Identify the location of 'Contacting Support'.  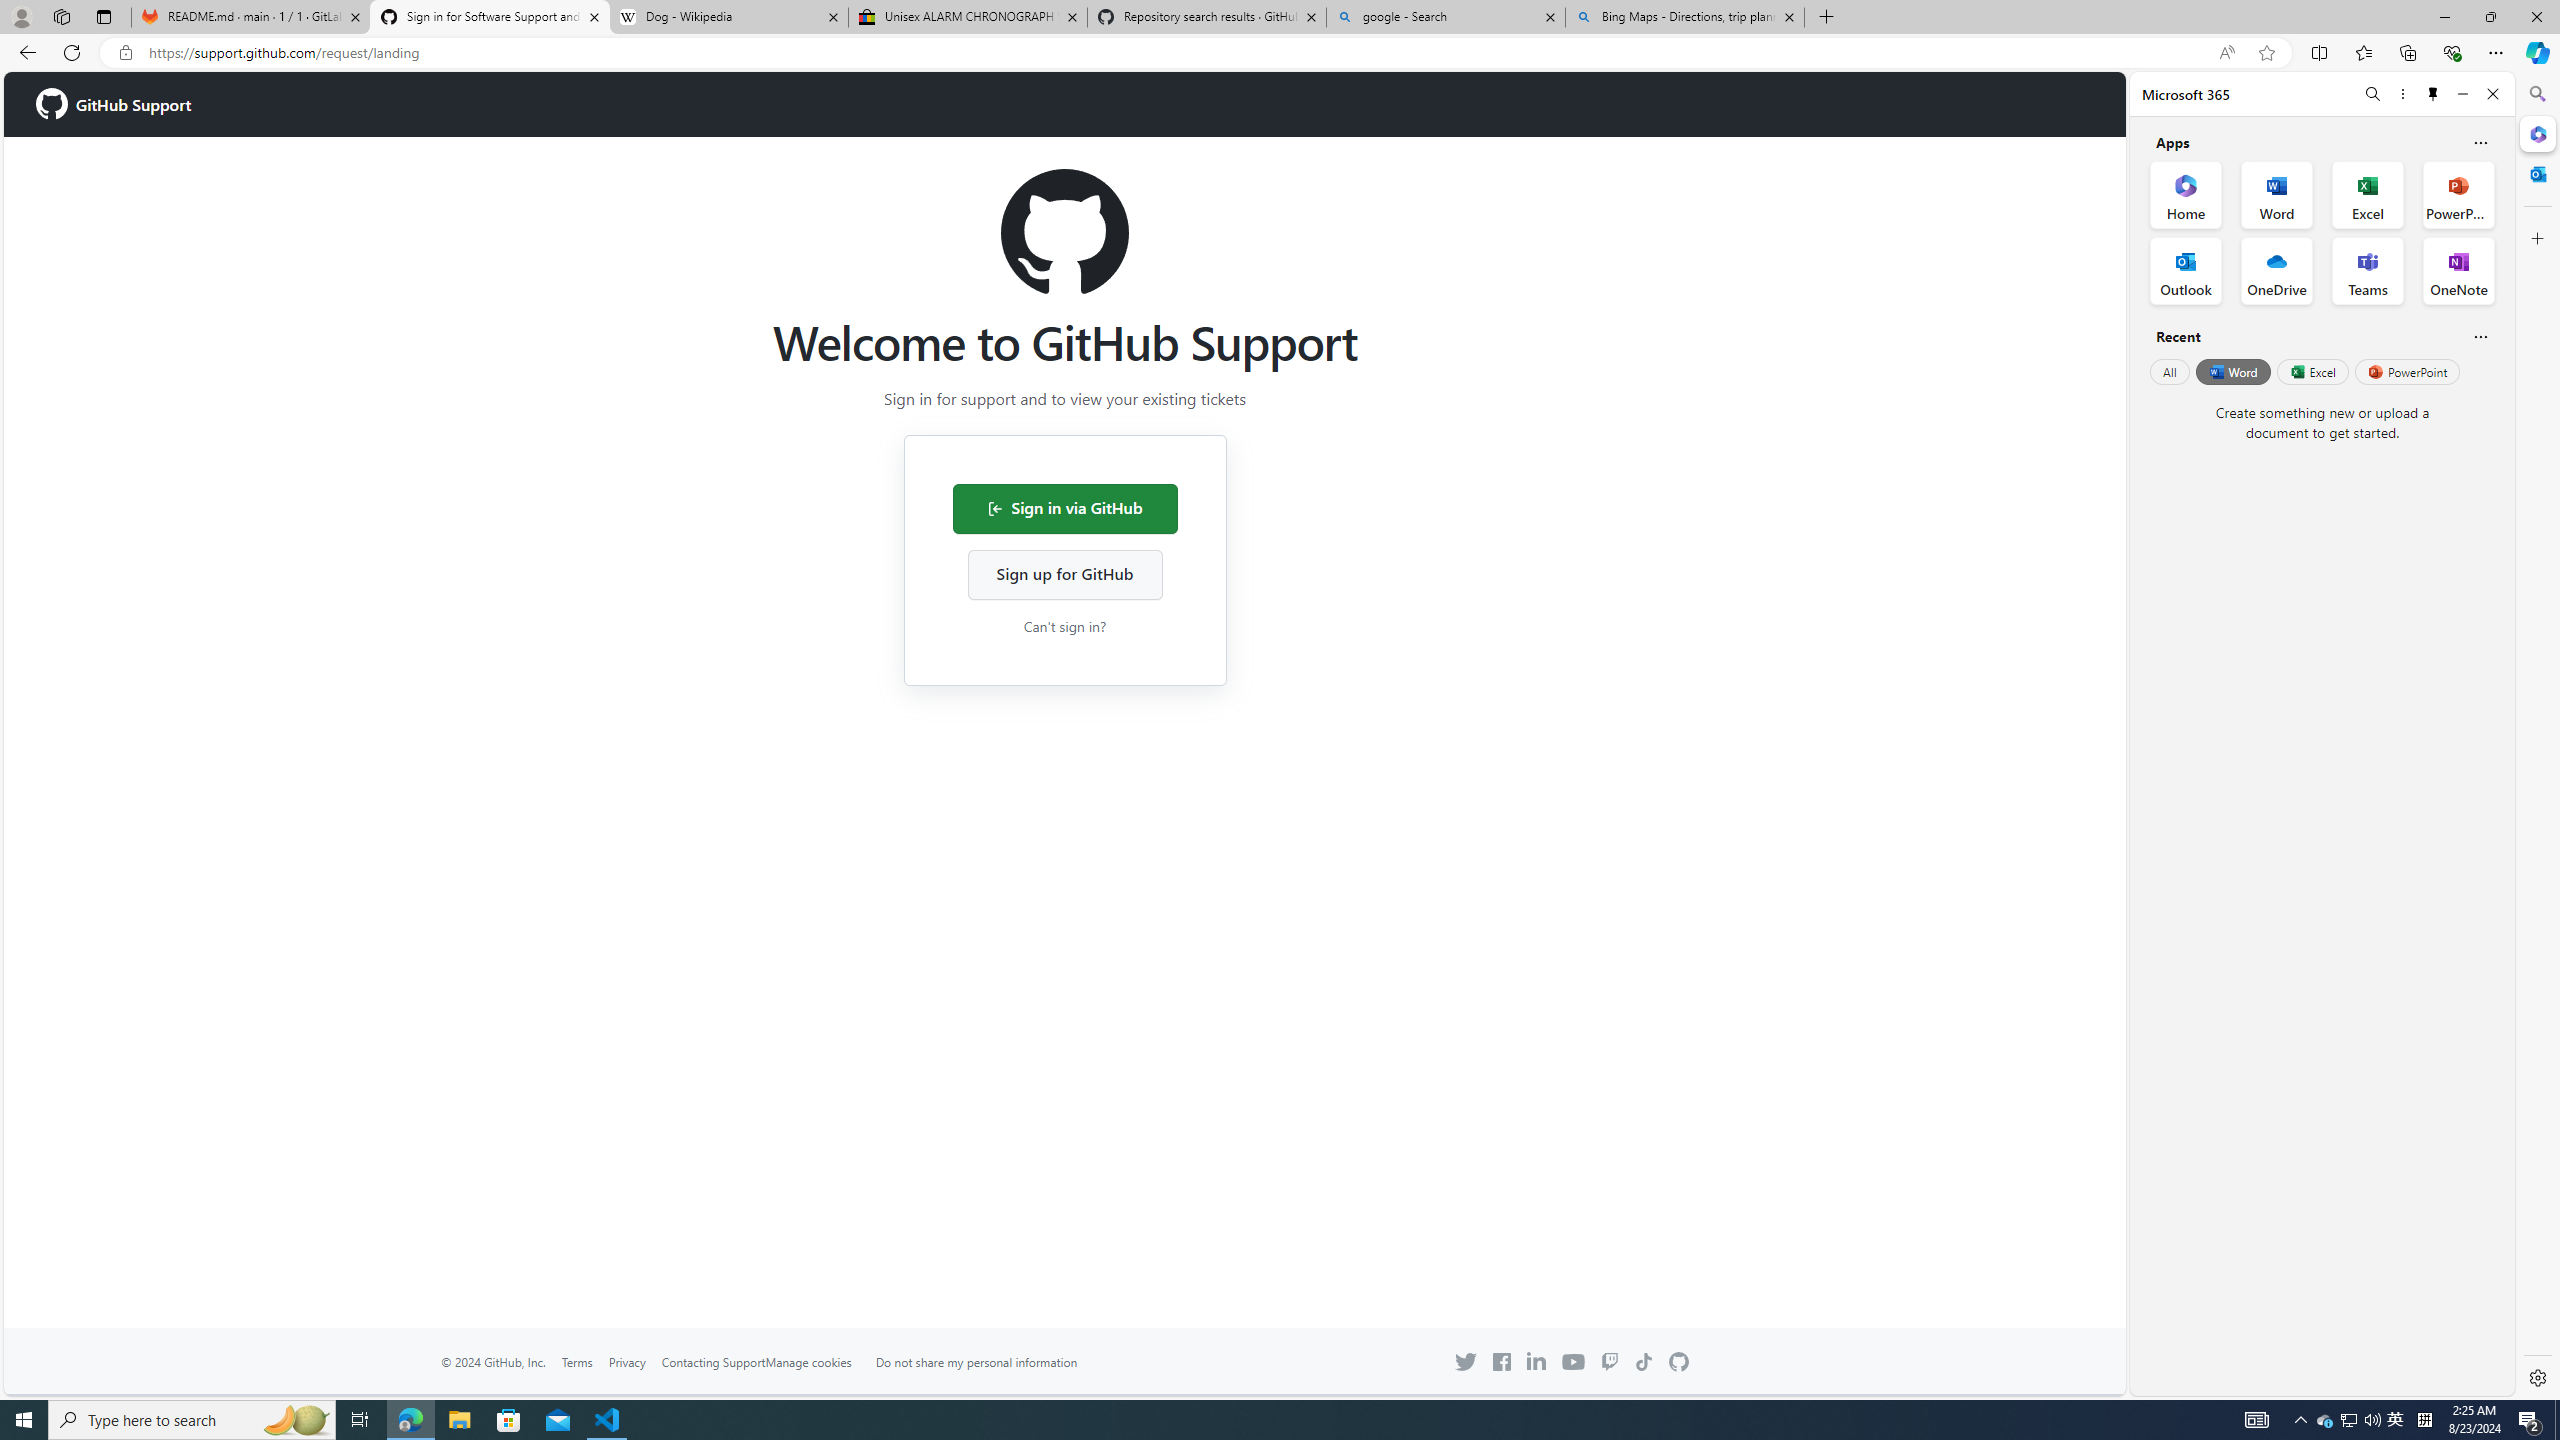
(712, 1360).